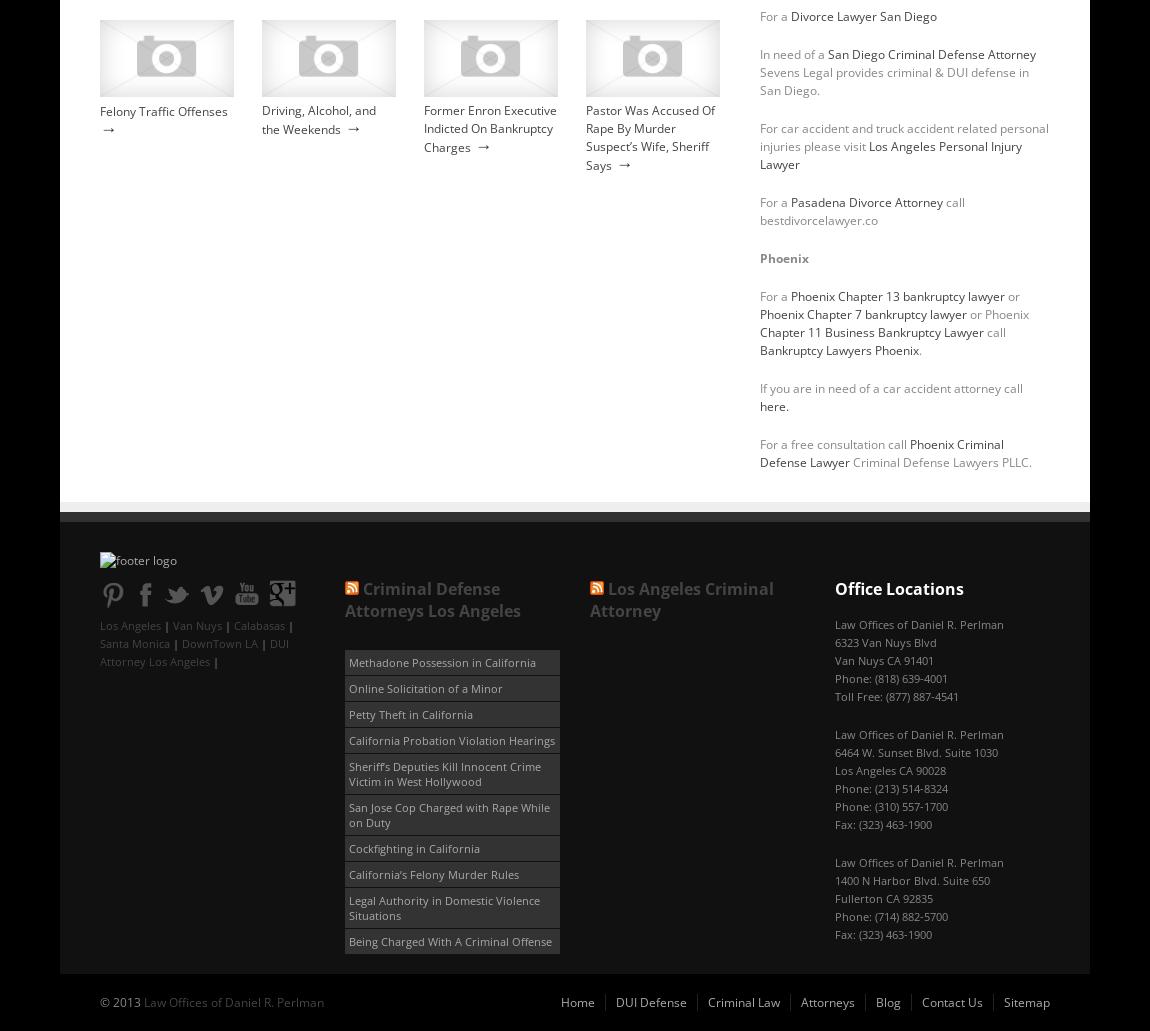 The width and height of the screenshot is (1150, 1031). I want to click on 'Santa Monica', so click(99, 643).